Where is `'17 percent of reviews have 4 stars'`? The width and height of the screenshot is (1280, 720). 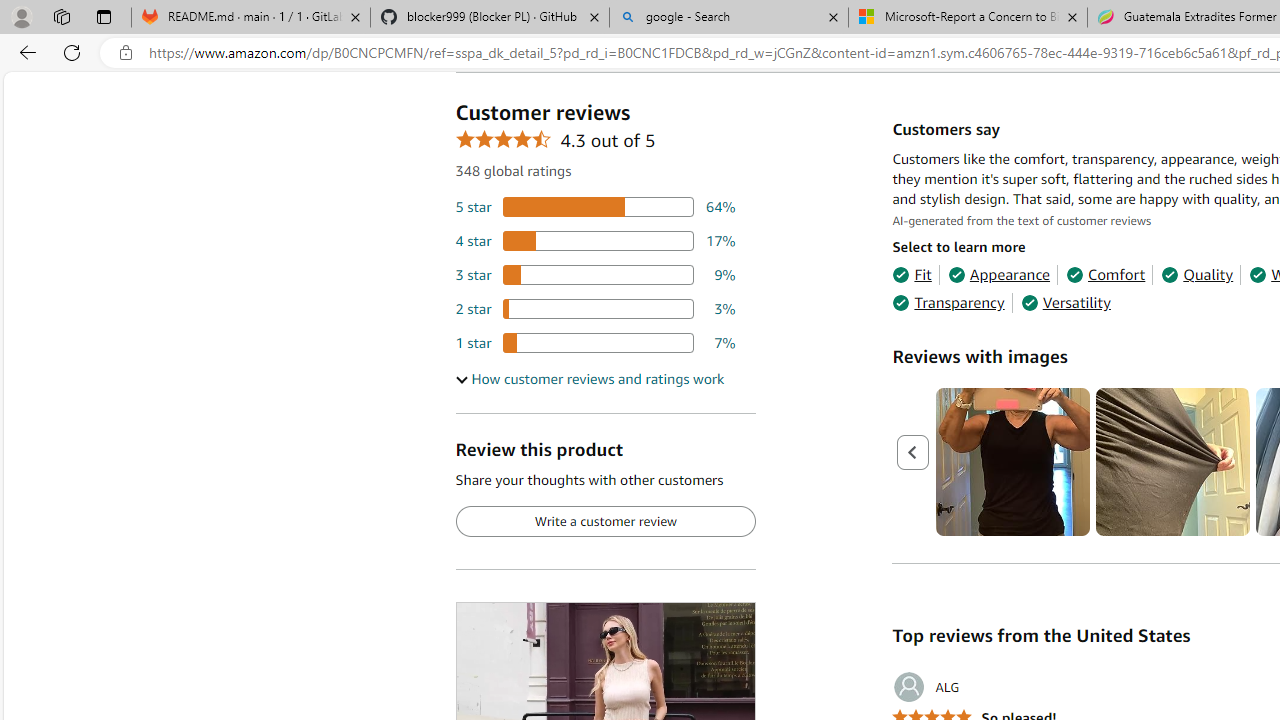 '17 percent of reviews have 4 stars' is located at coordinates (594, 240).